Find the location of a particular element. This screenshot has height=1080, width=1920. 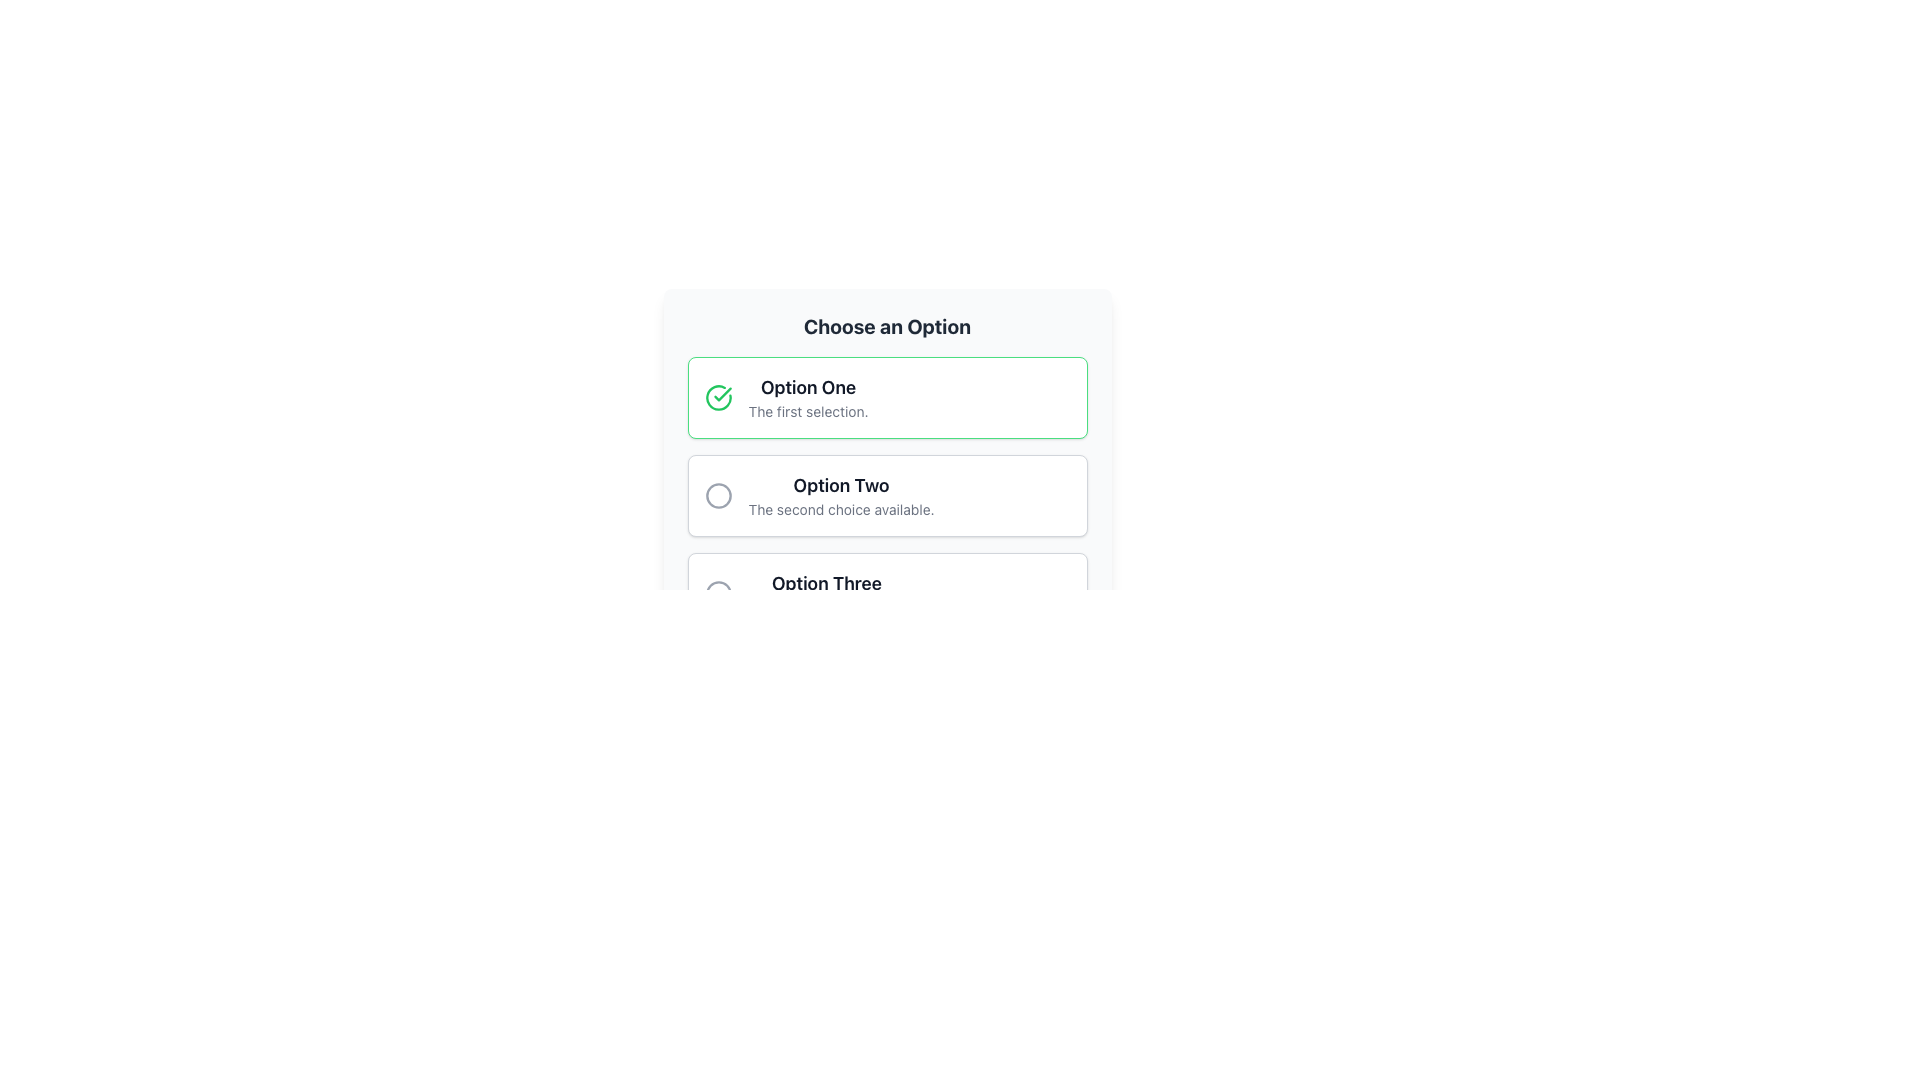

the text label that displays 'Option Two' within the interactive list, which is the second option in the vertical list is located at coordinates (841, 495).